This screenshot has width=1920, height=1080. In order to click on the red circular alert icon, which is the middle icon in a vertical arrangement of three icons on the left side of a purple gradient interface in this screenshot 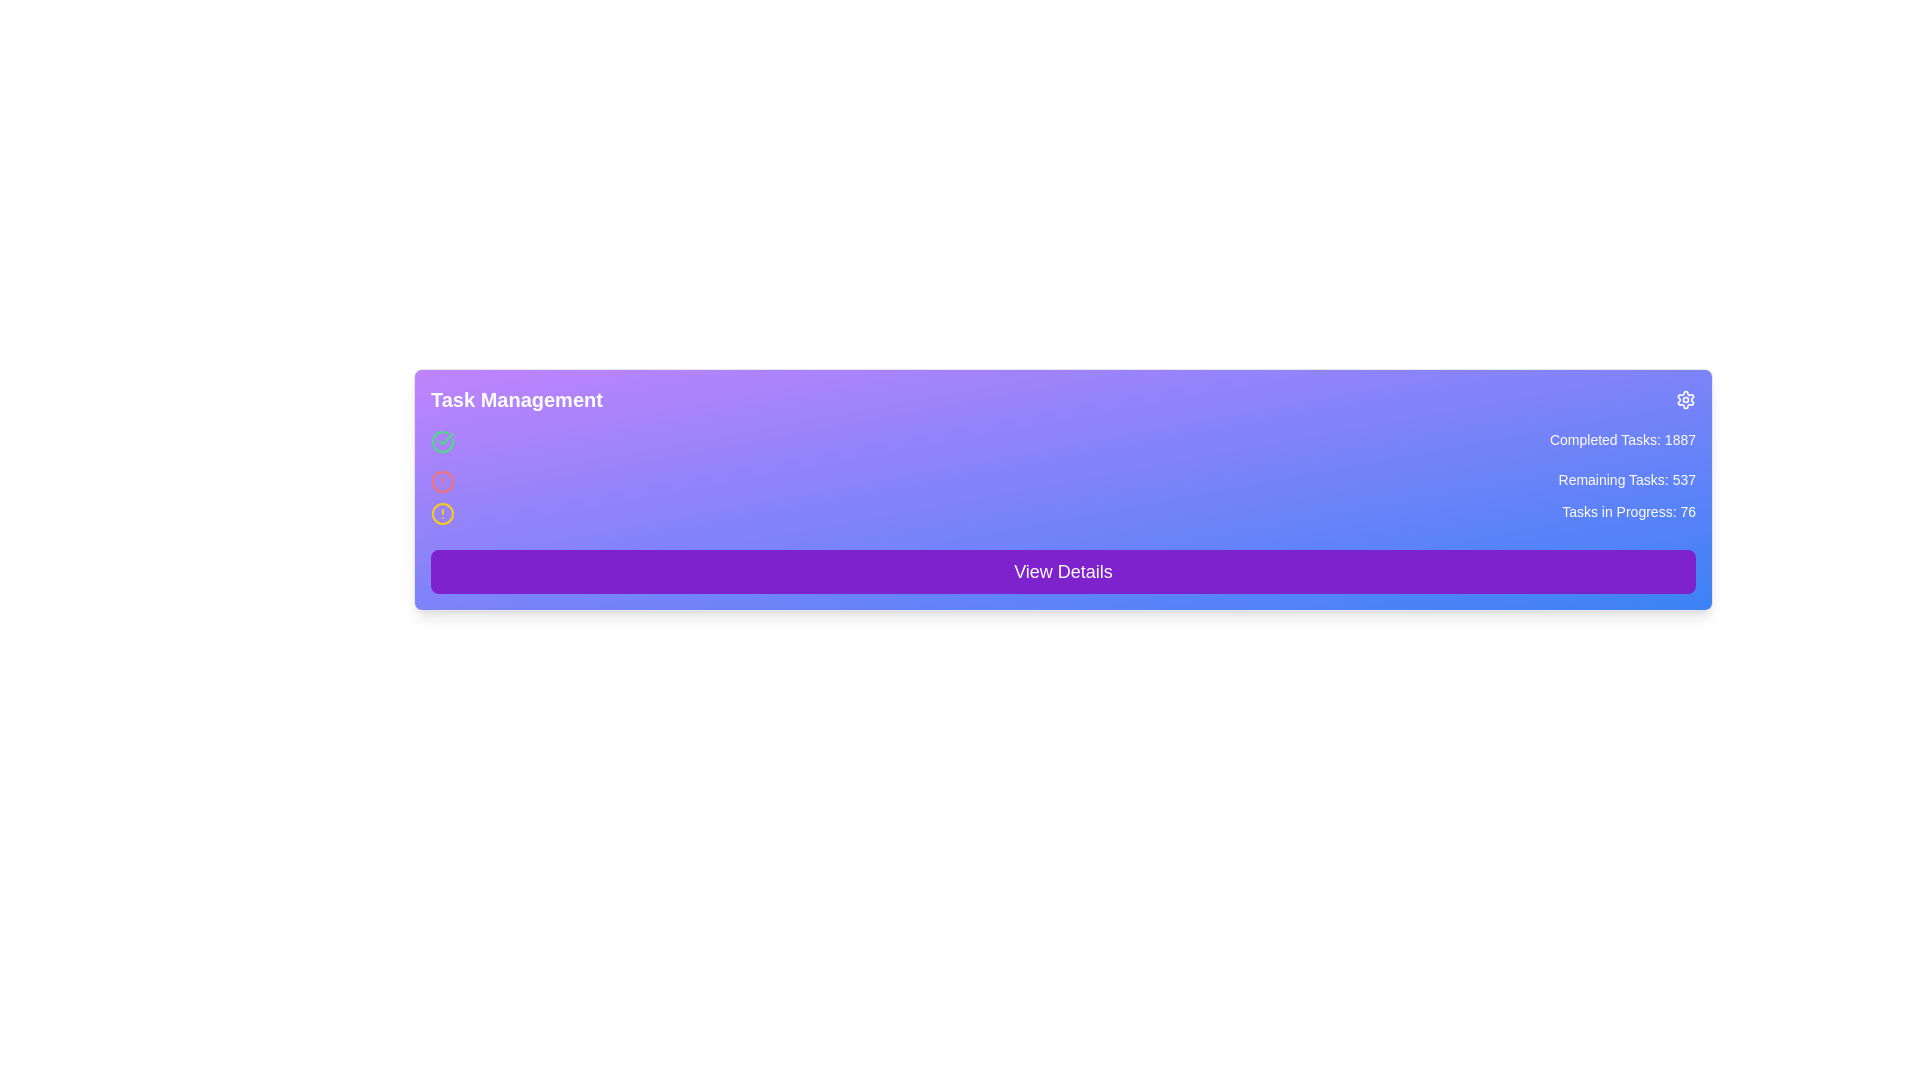, I will do `click(441, 482)`.